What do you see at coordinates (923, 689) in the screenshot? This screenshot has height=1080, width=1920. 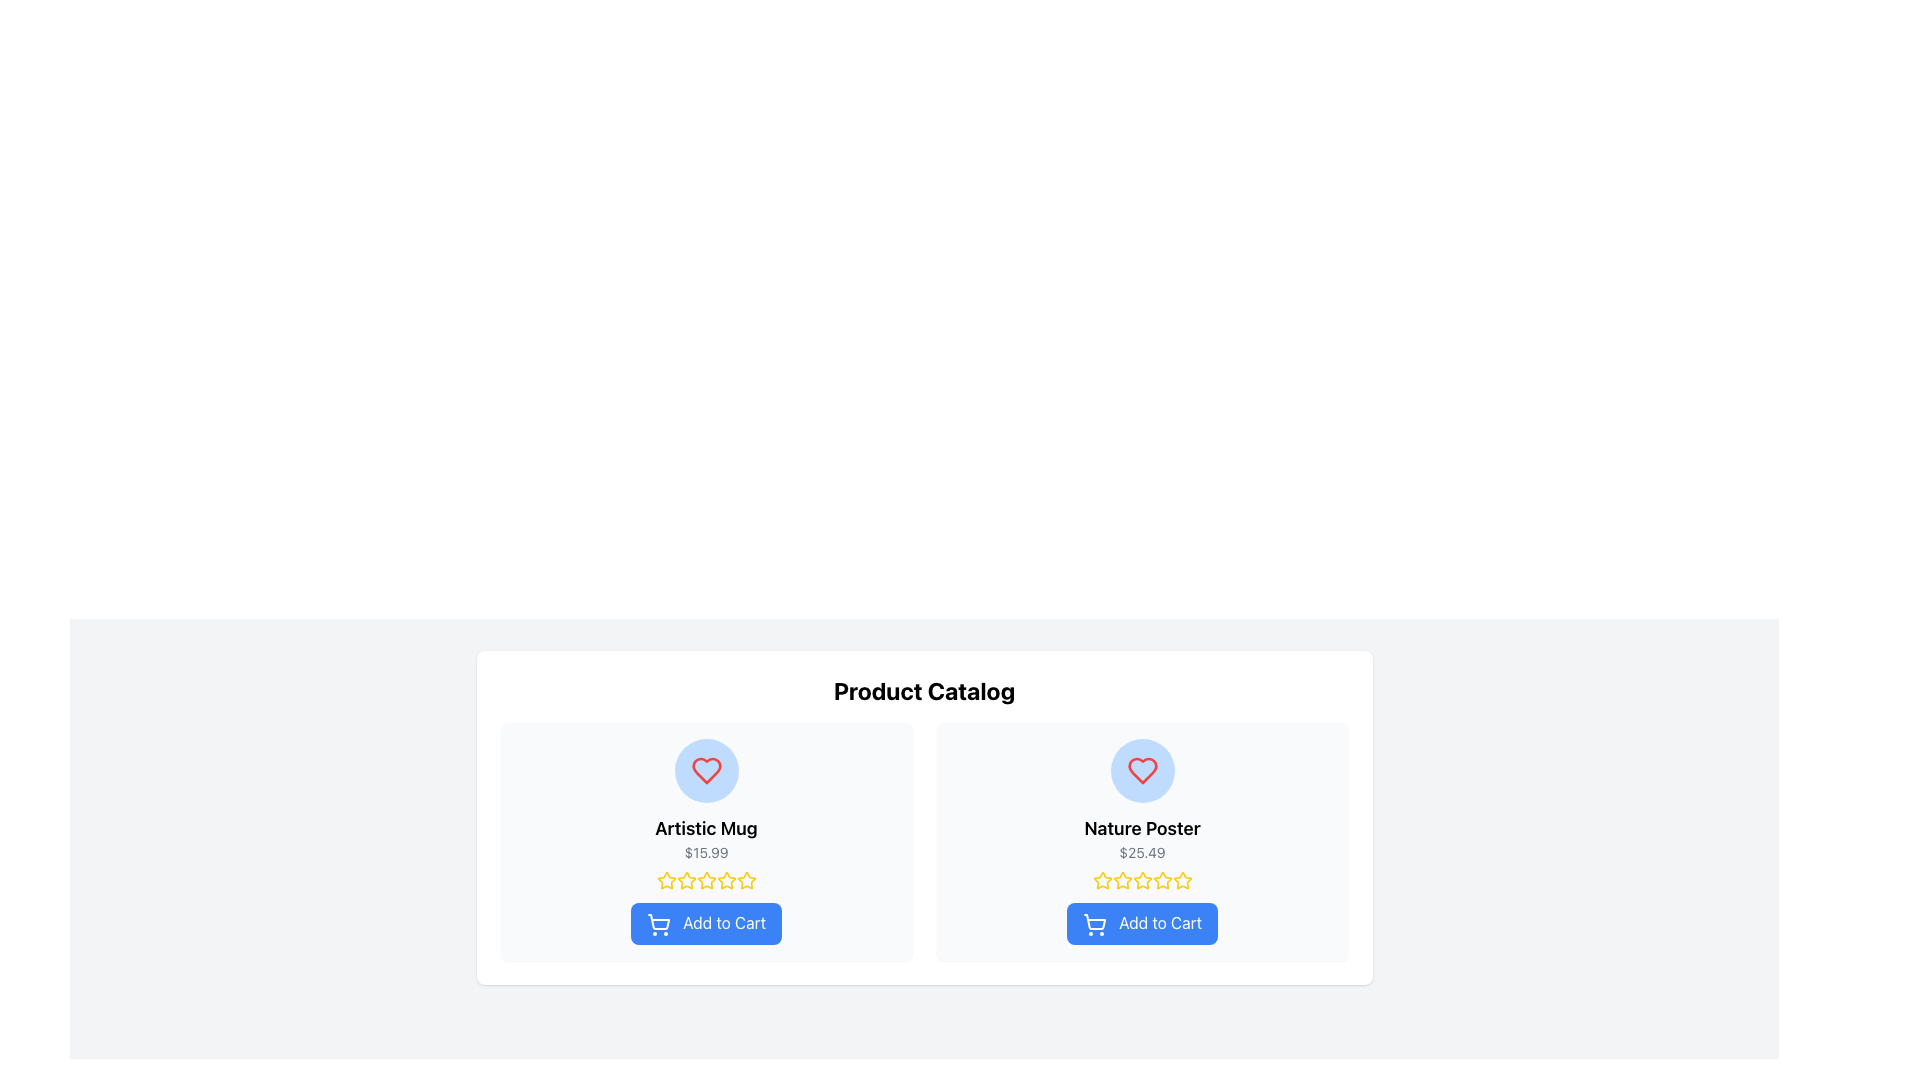 I see `the large, bold text label reading 'Product Catalog' that is centrally aligned above the product listings` at bounding box center [923, 689].